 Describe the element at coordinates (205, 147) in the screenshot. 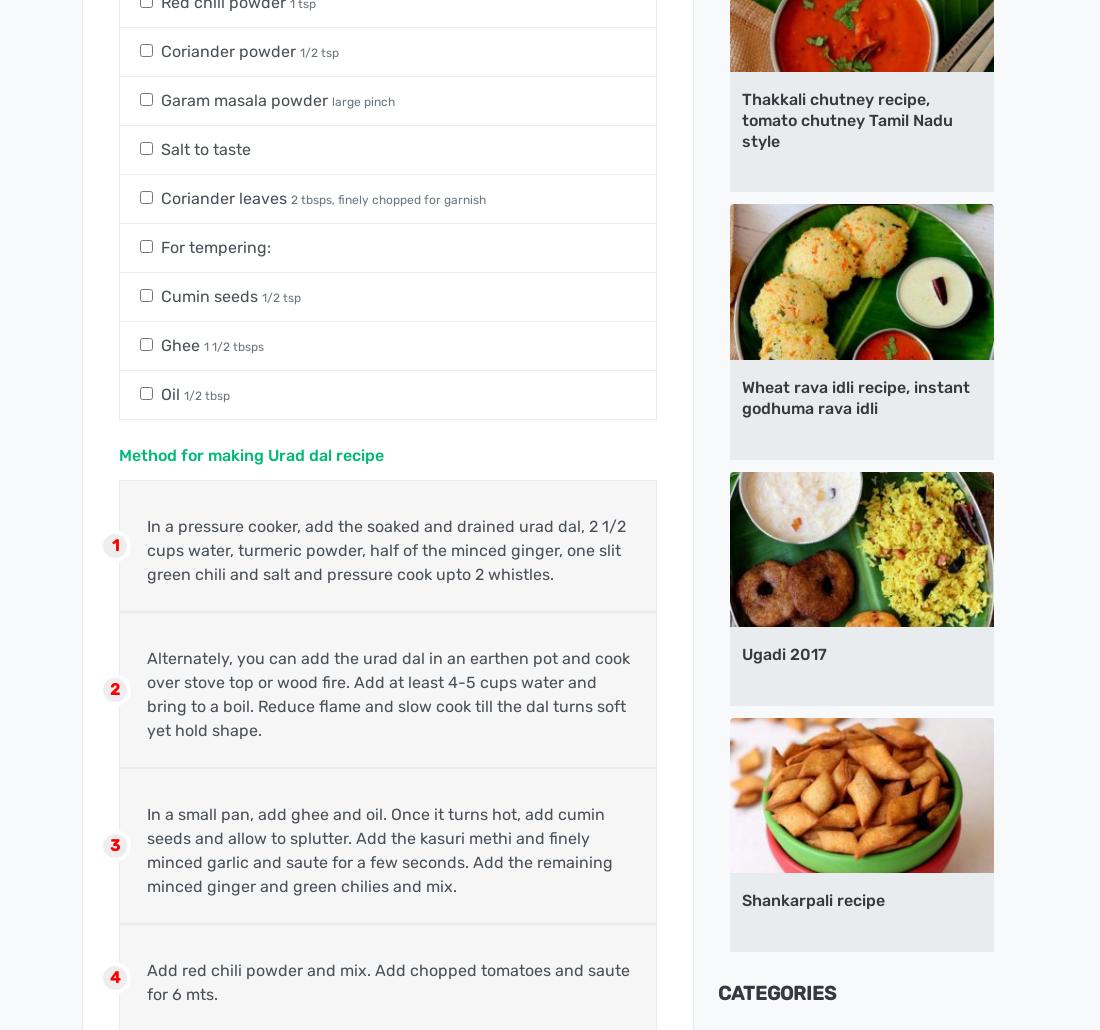

I see `'Salt to taste'` at that location.